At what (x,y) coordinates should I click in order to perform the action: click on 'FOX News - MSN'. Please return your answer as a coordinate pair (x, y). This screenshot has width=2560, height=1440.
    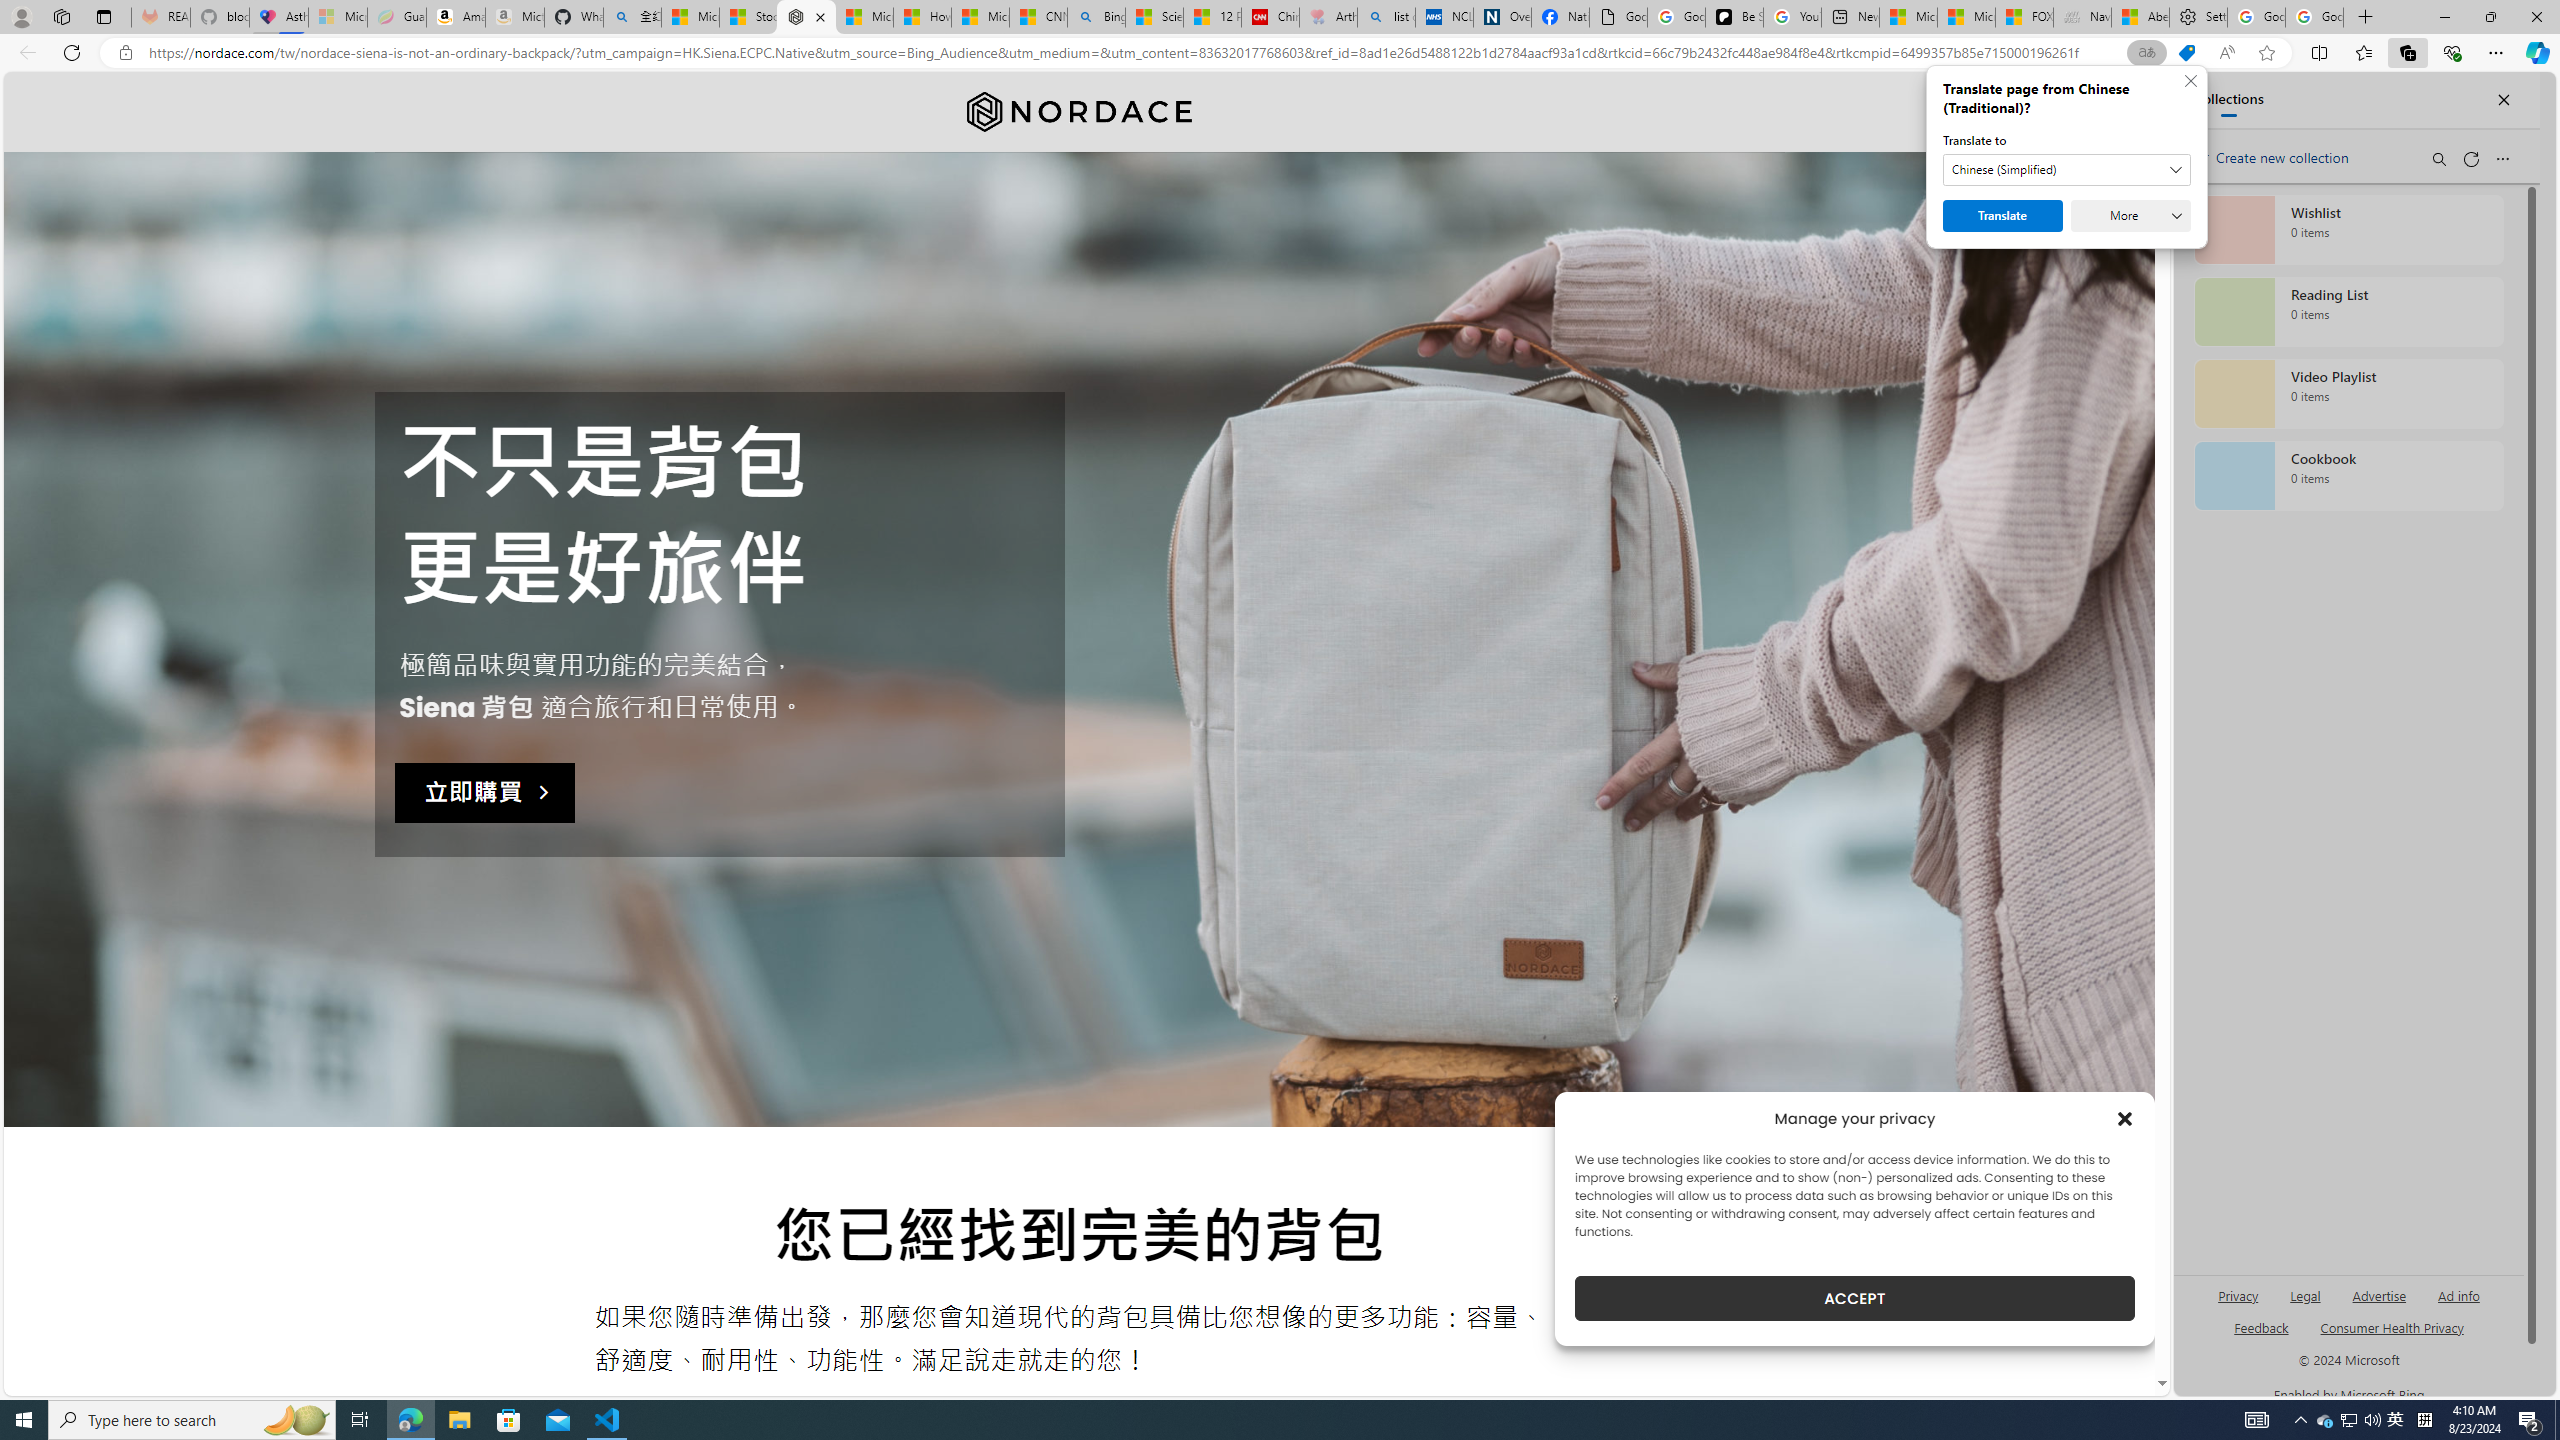
    Looking at the image, I should click on (2022, 16).